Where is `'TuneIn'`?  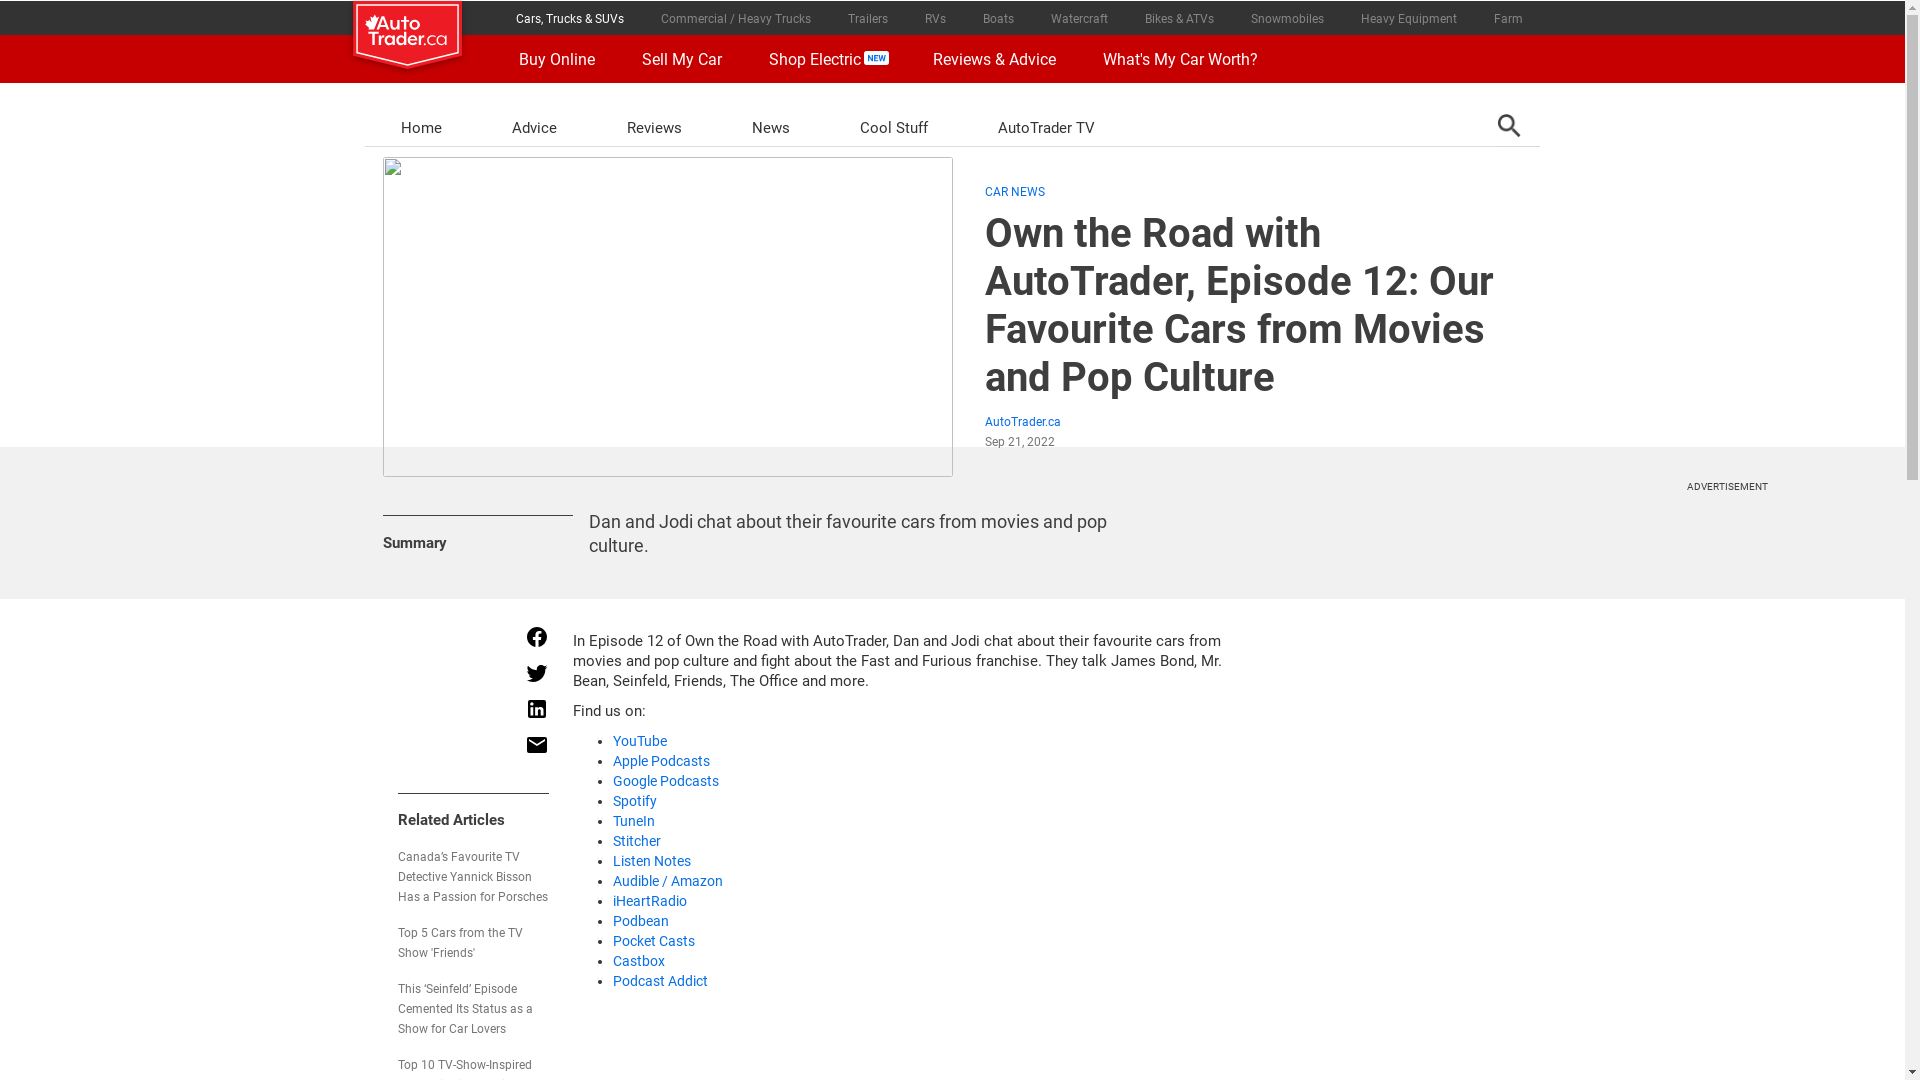 'TuneIn' is located at coordinates (632, 821).